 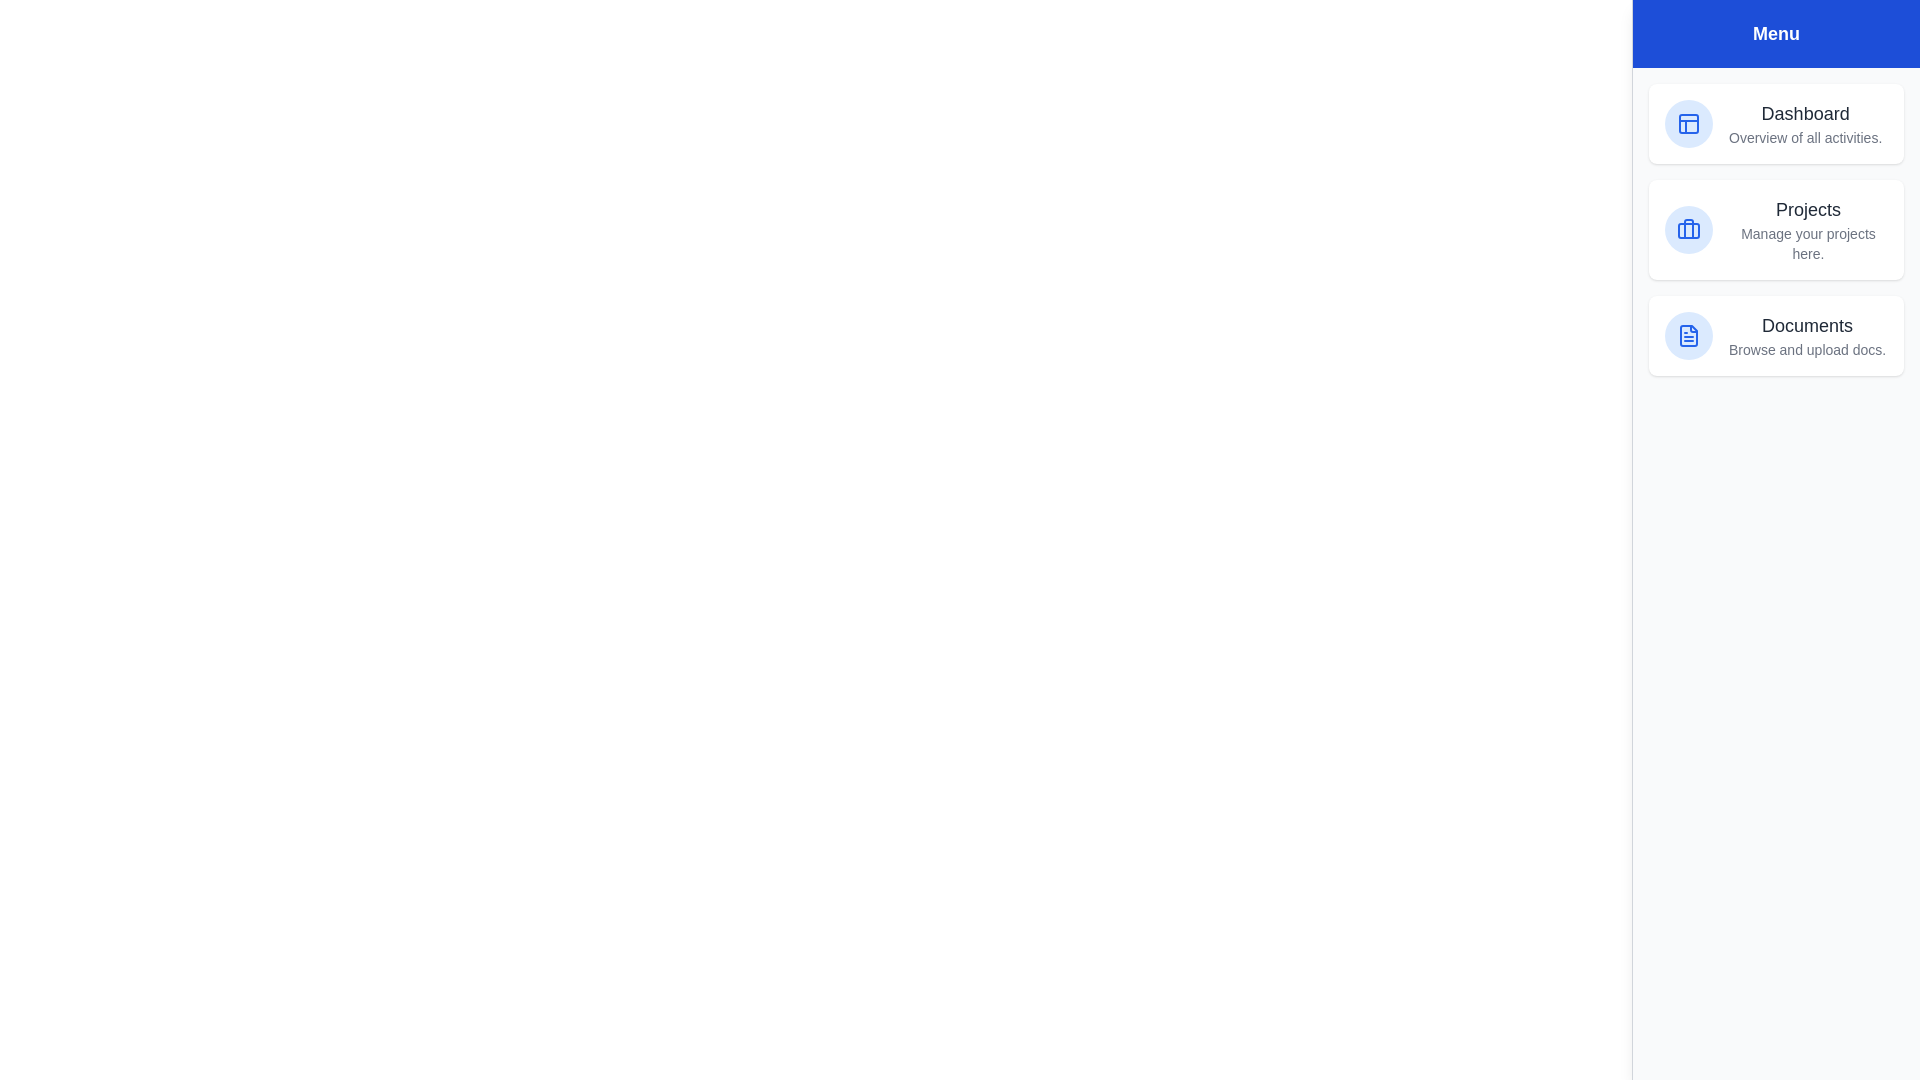 What do you see at coordinates (1776, 123) in the screenshot?
I see `the menu item Dashboard from the list` at bounding box center [1776, 123].